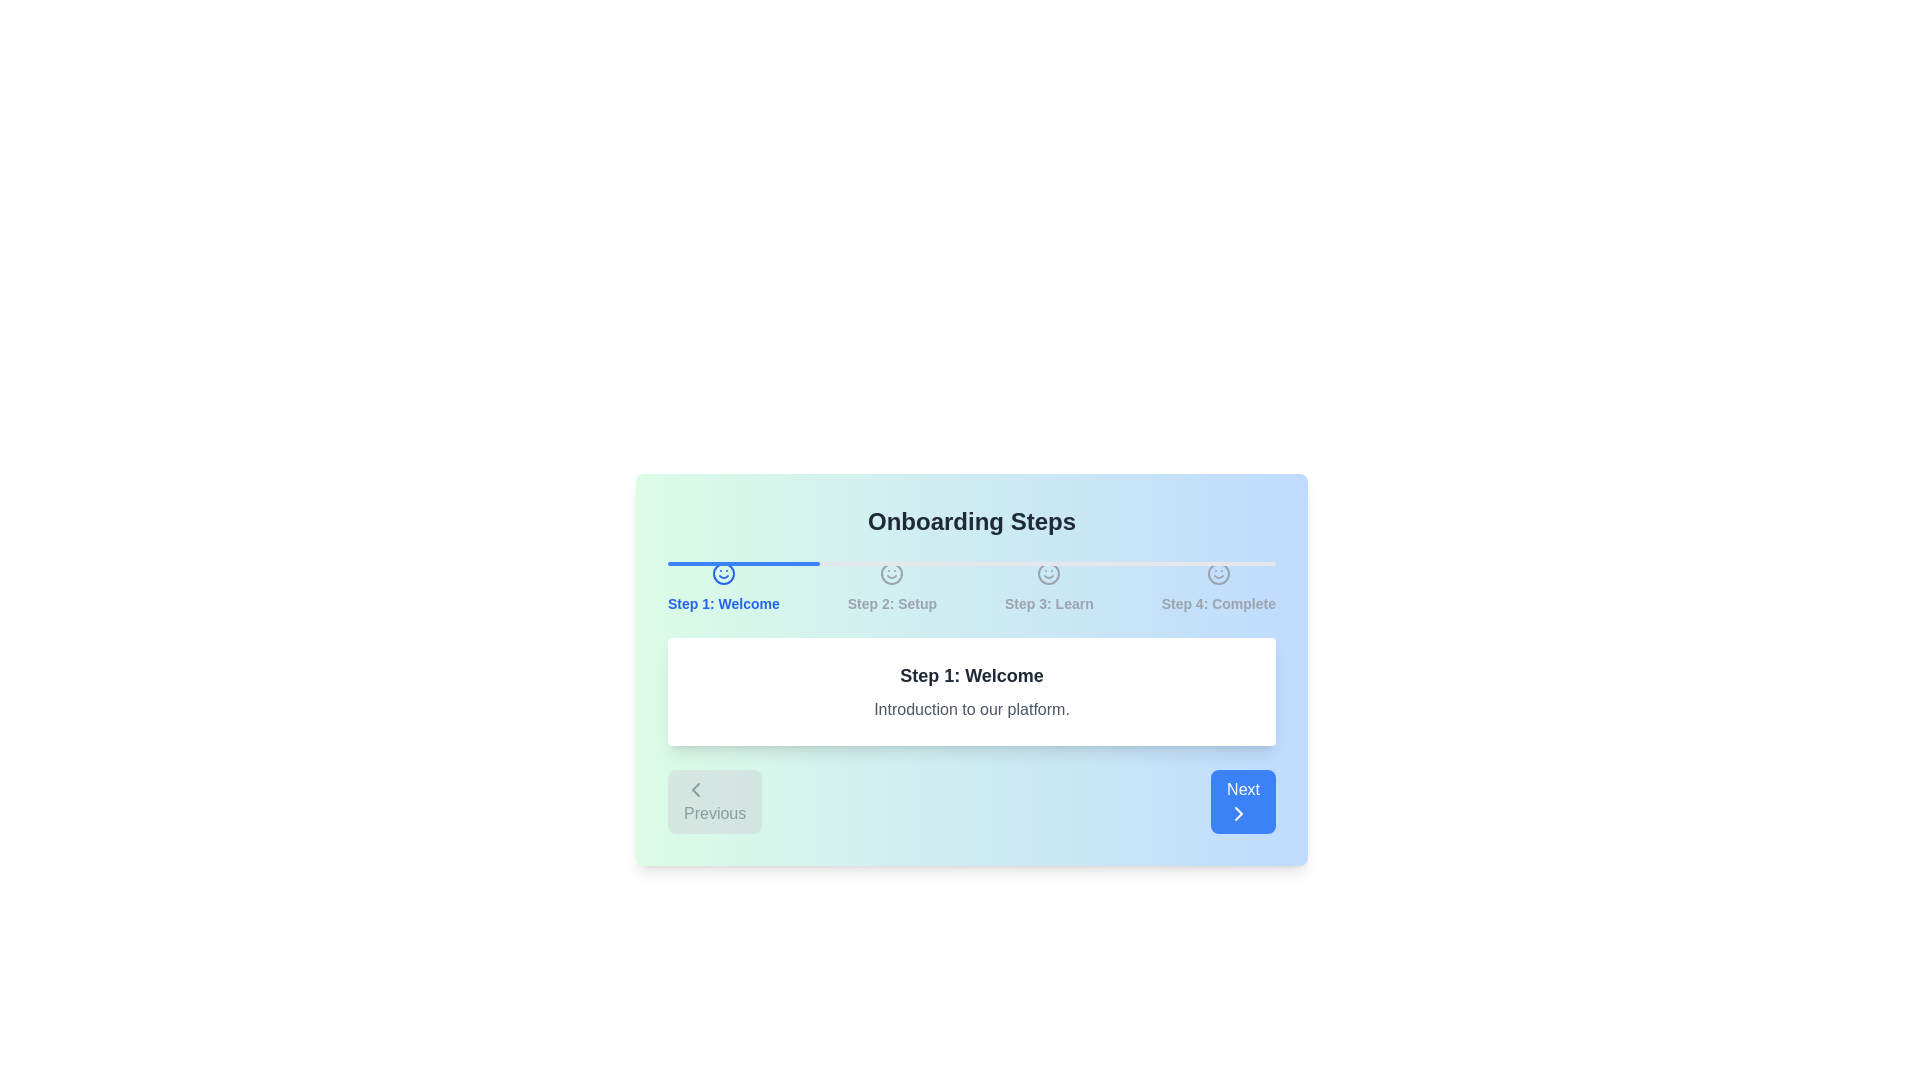 This screenshot has height=1080, width=1920. Describe the element at coordinates (971, 586) in the screenshot. I see `the progress indicator step` at that location.